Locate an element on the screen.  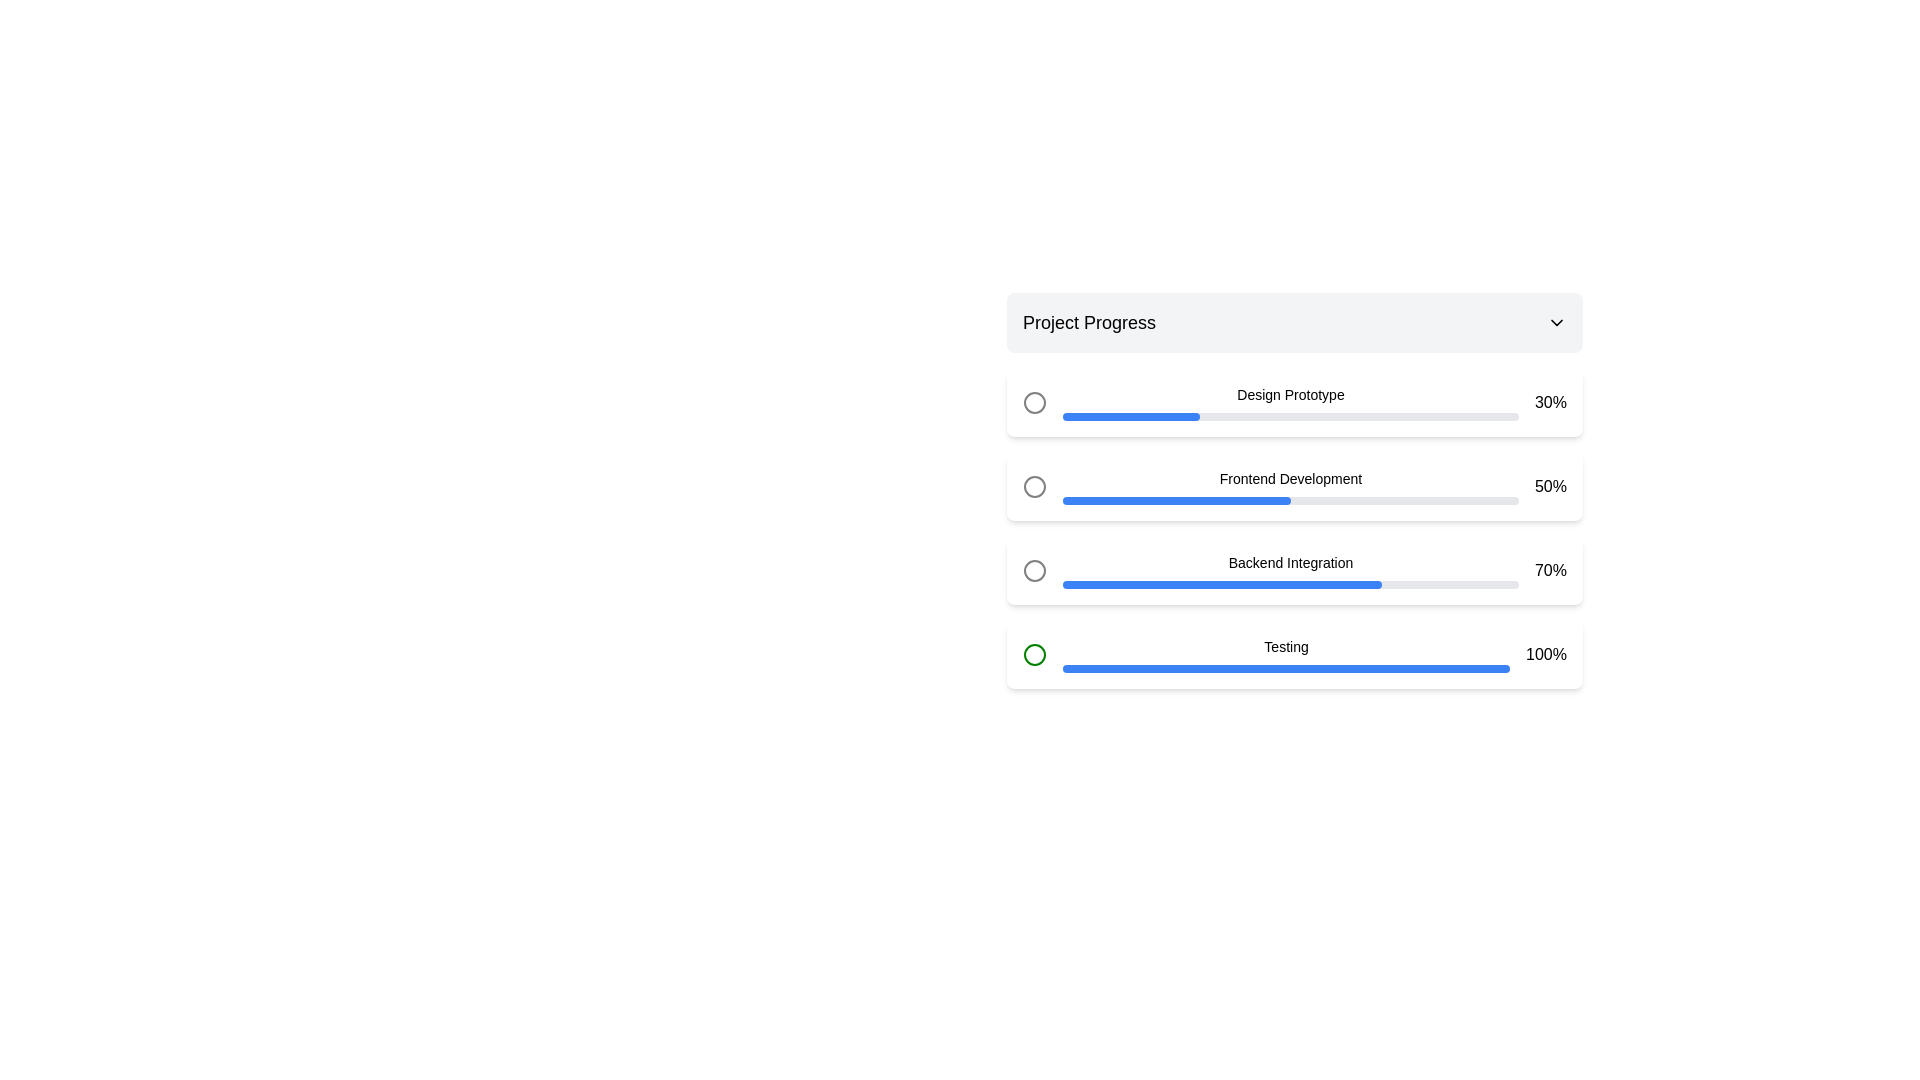
the progress completion percentage of the progress indicator labeled 'Testing', which is the fourth item in the list and shows a 100% completion with a green icon and blue progress bar is located at coordinates (1295, 655).